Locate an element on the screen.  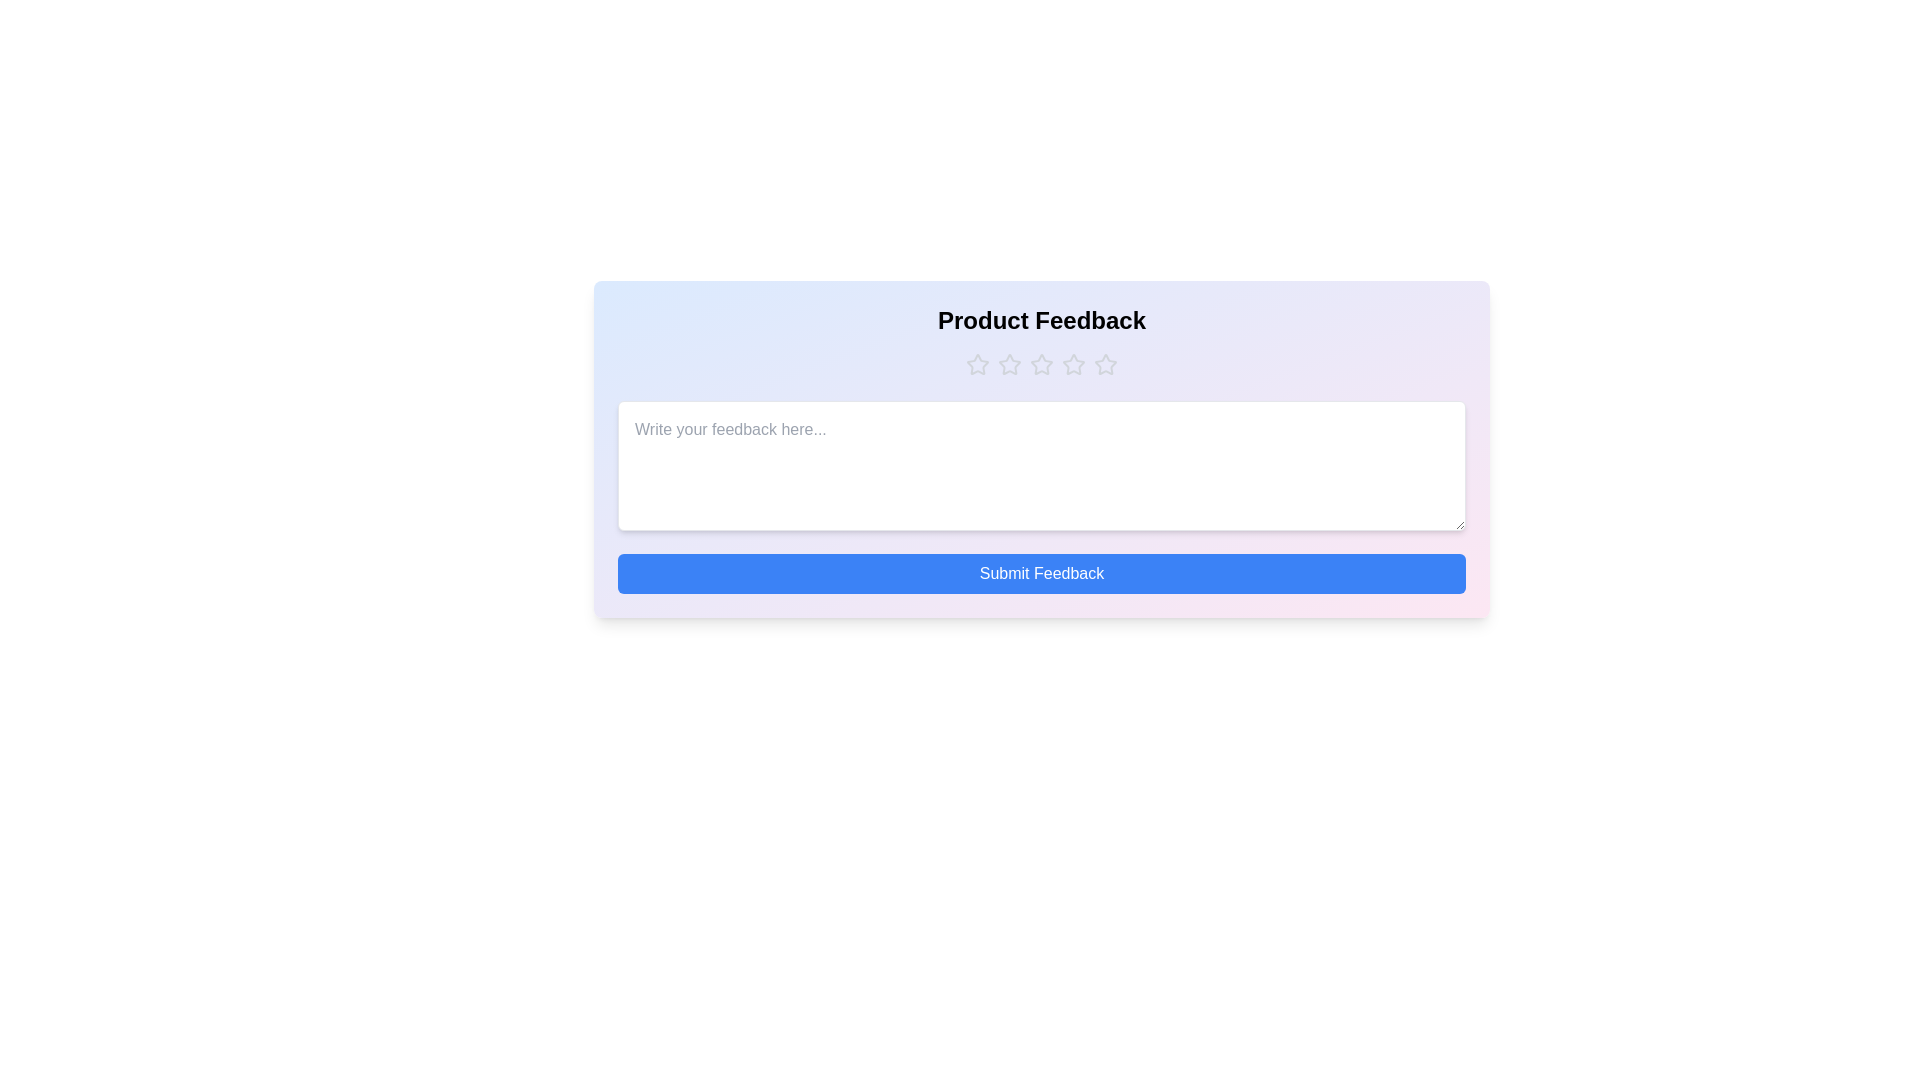
the rating to 4 stars by clicking on the corresponding star is located at coordinates (1073, 365).